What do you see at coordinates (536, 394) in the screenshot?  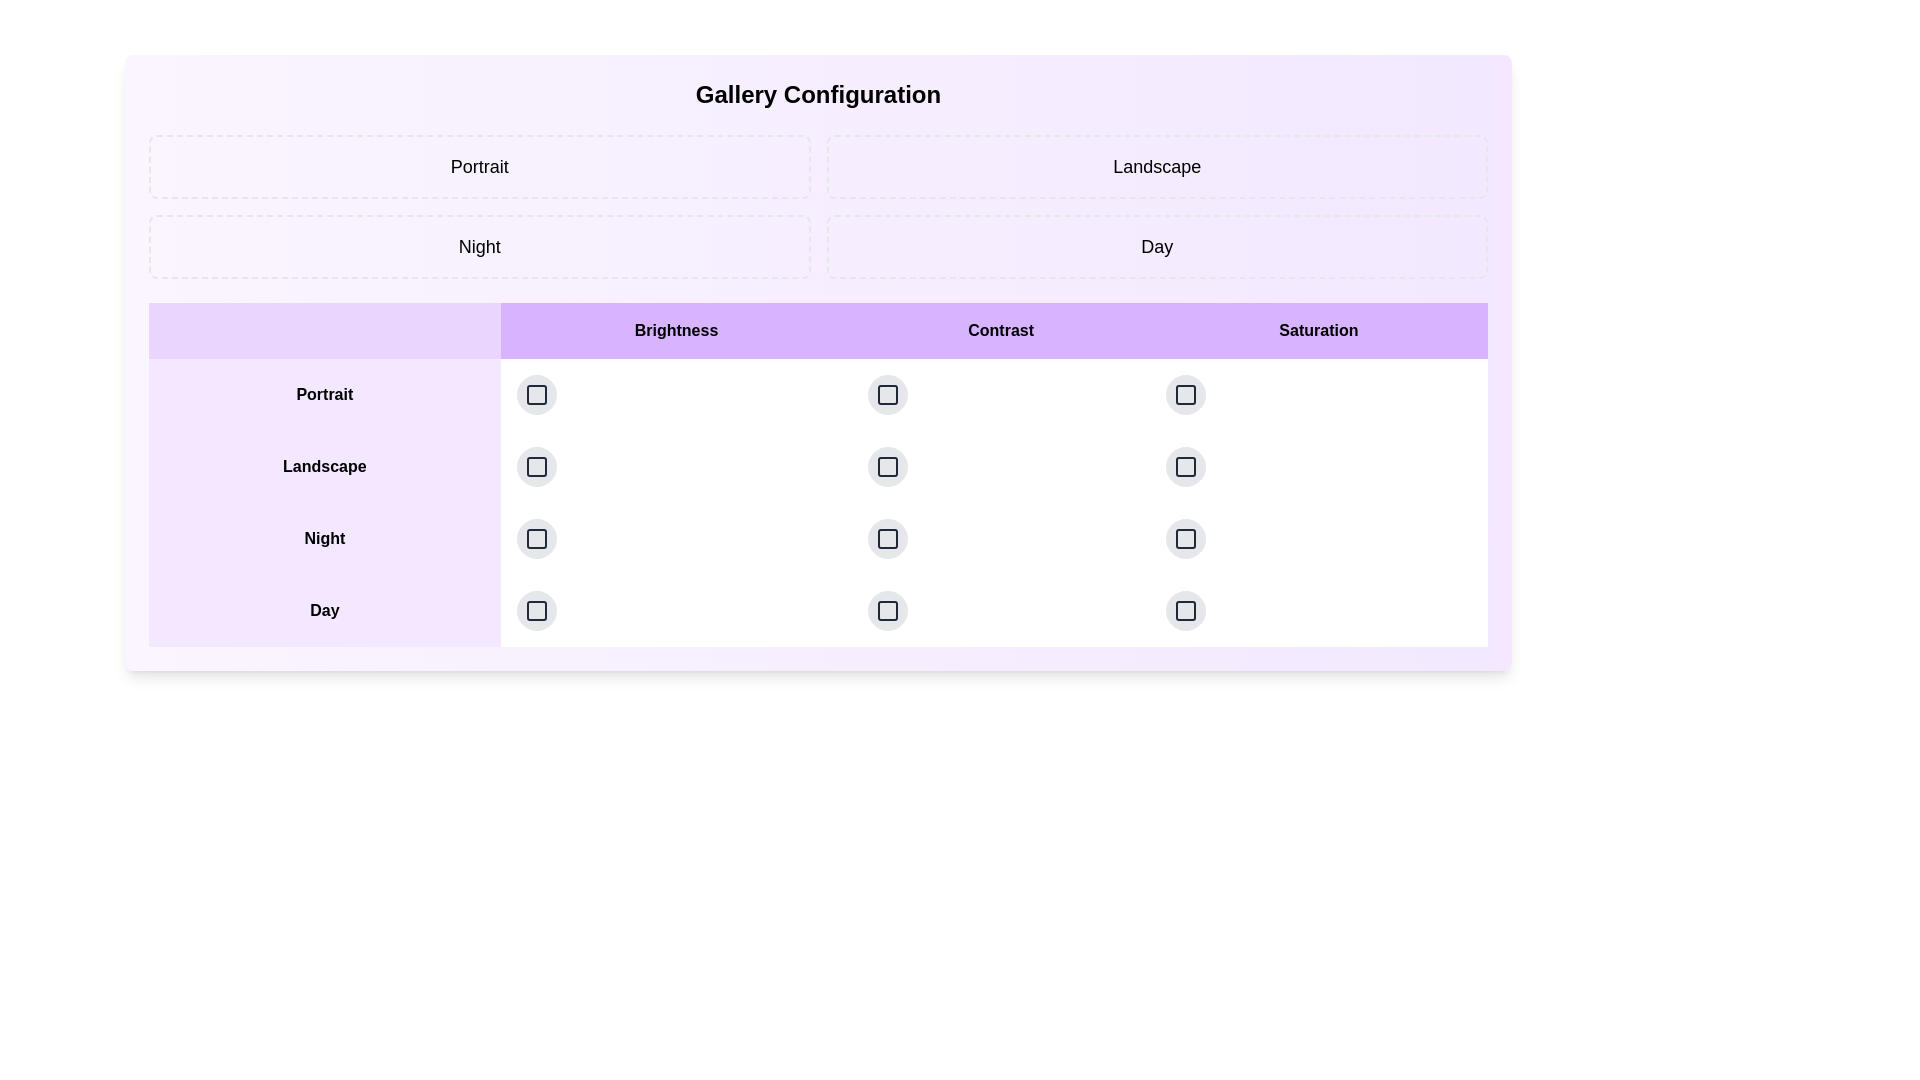 I see `the circular button with a grey background and black border located in the 'Brightness' column, aligning with the 'Portrait' row` at bounding box center [536, 394].